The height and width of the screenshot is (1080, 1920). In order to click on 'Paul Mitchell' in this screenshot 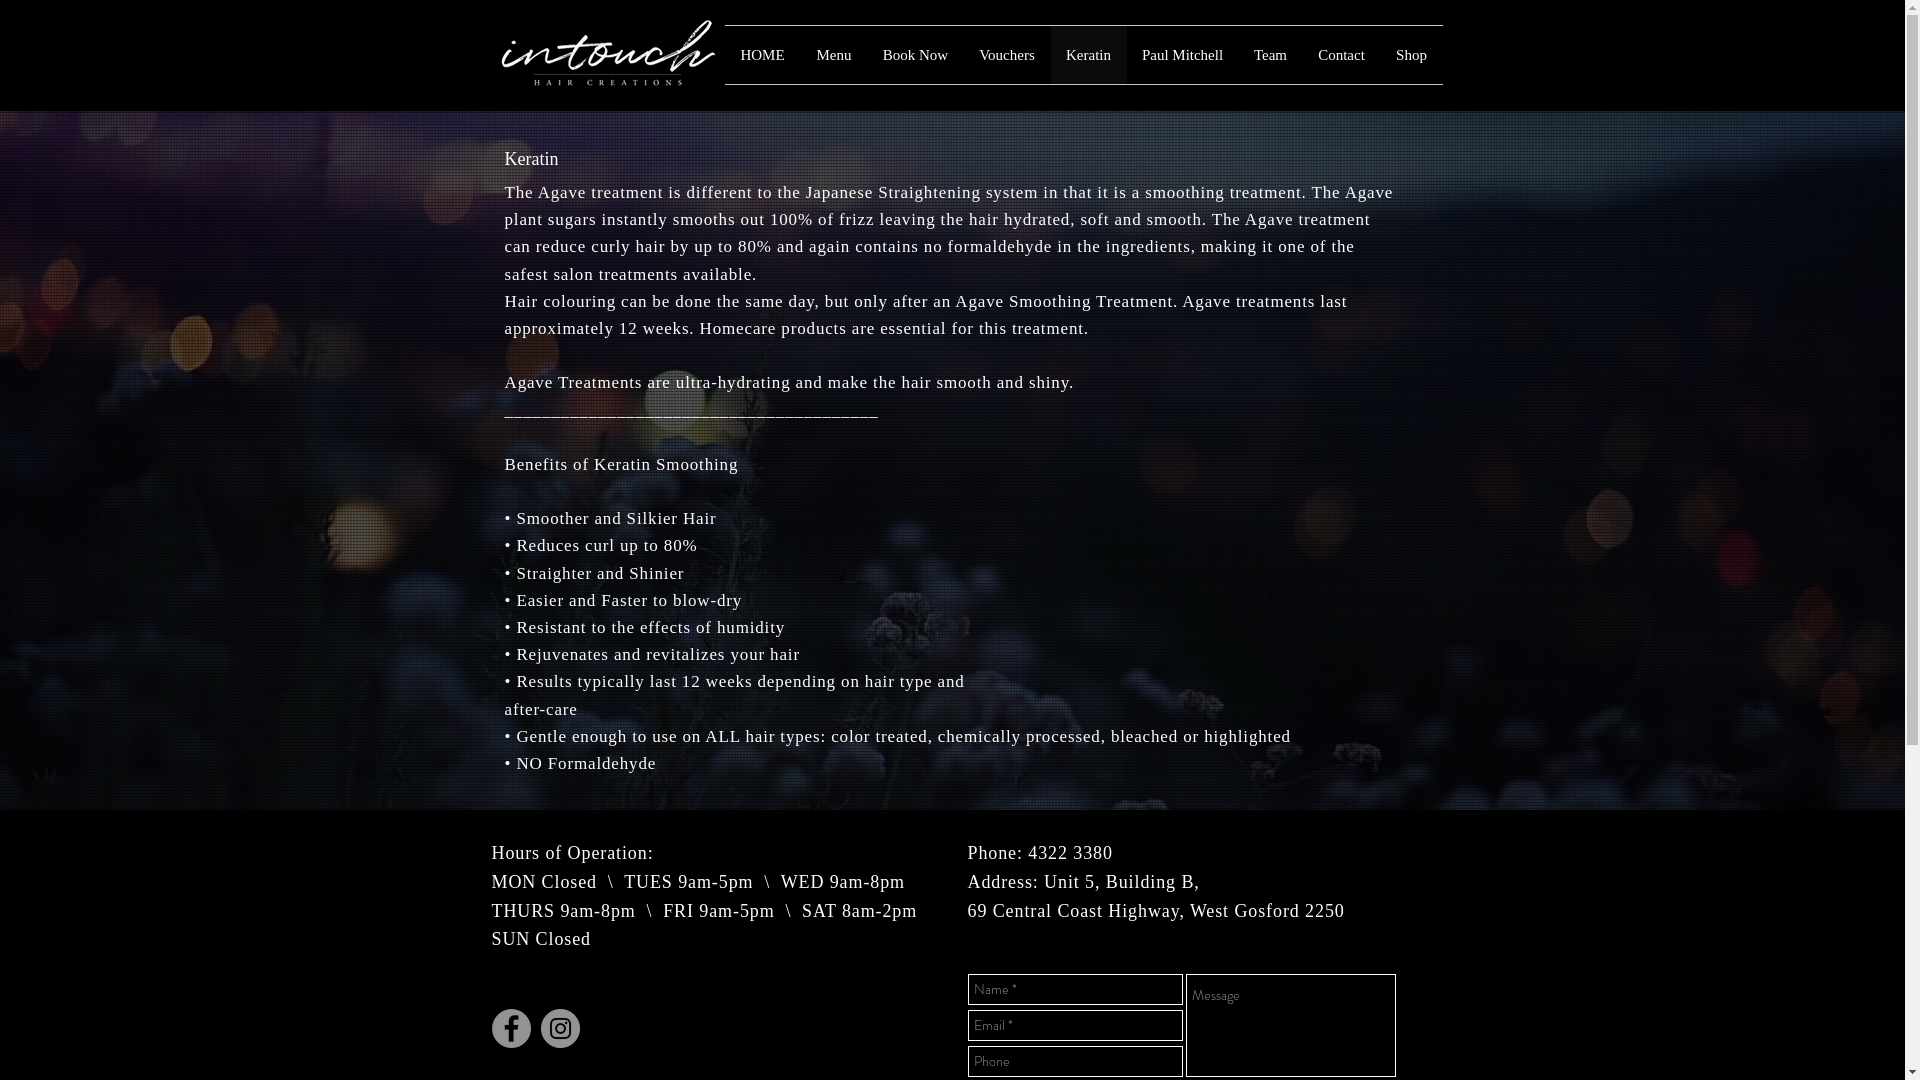, I will do `click(1181, 53)`.